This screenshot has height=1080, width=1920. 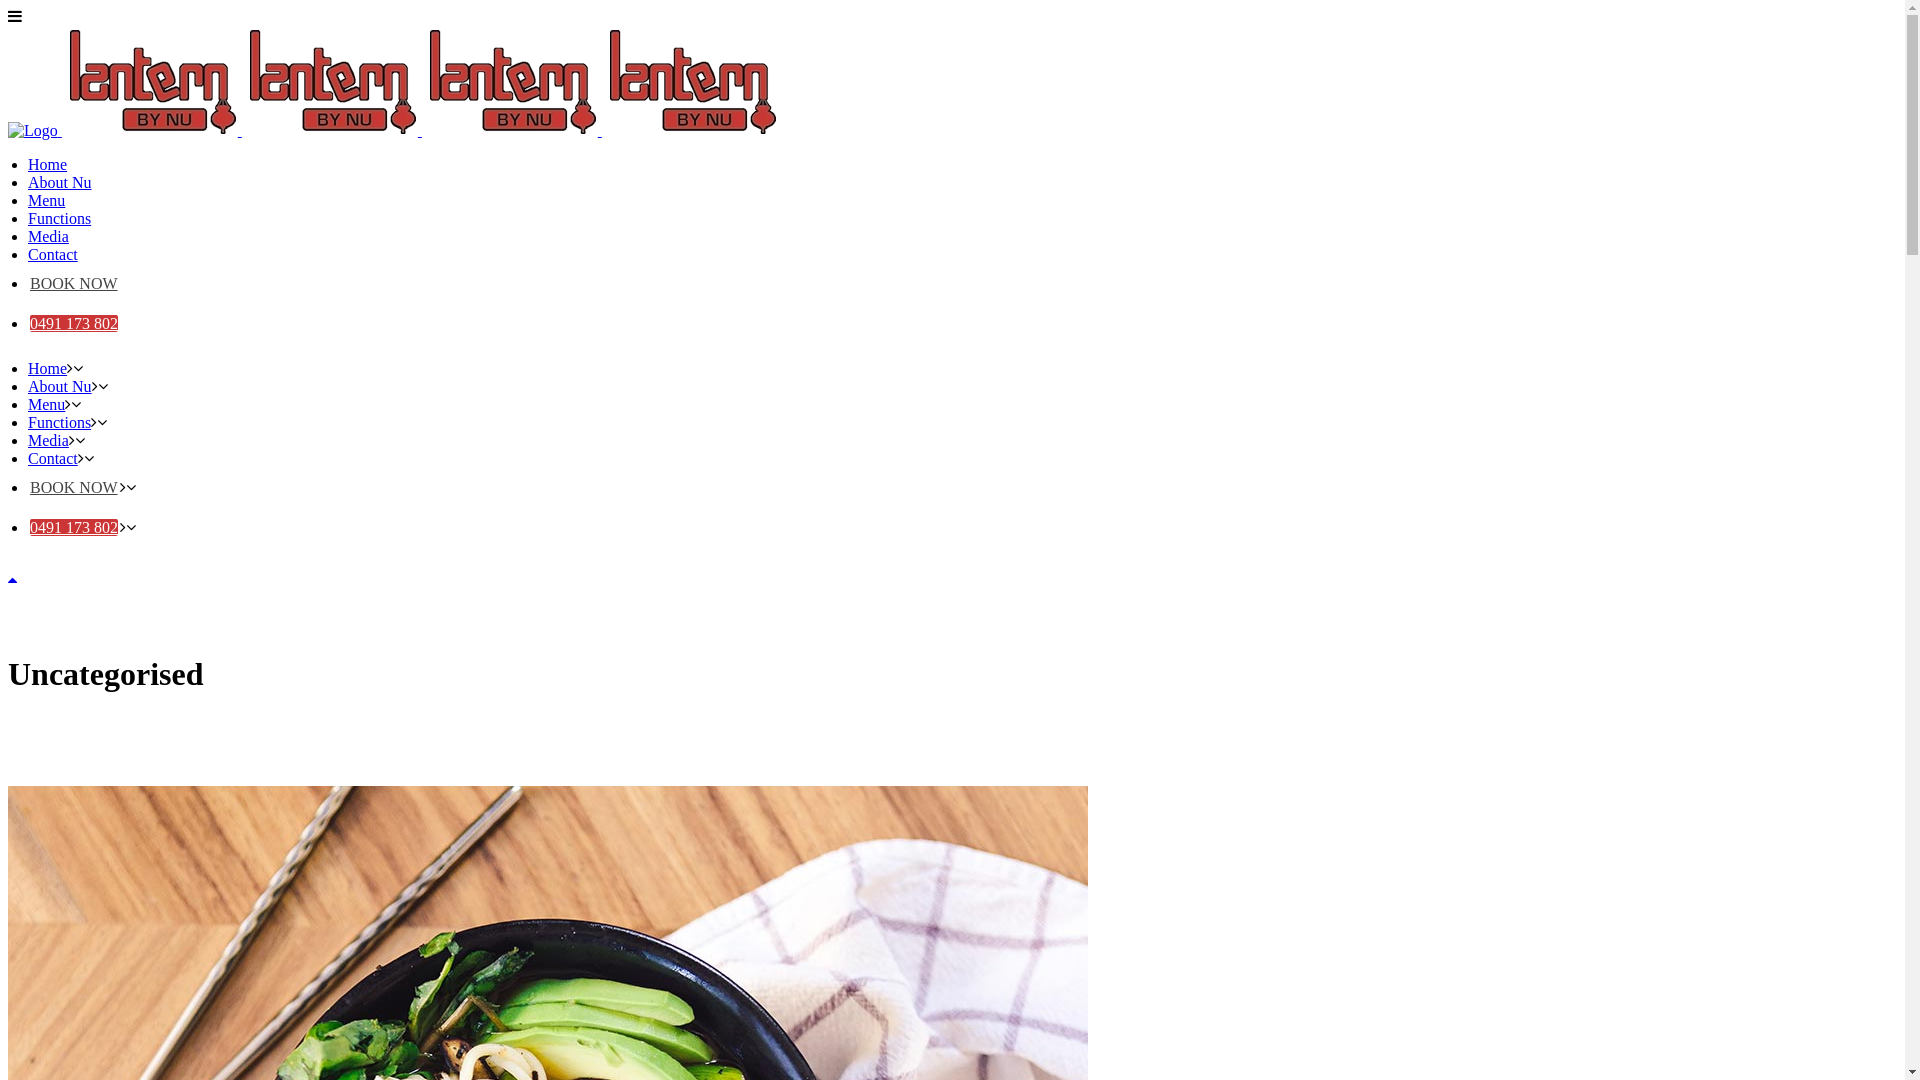 I want to click on 'Home', so click(x=47, y=163).